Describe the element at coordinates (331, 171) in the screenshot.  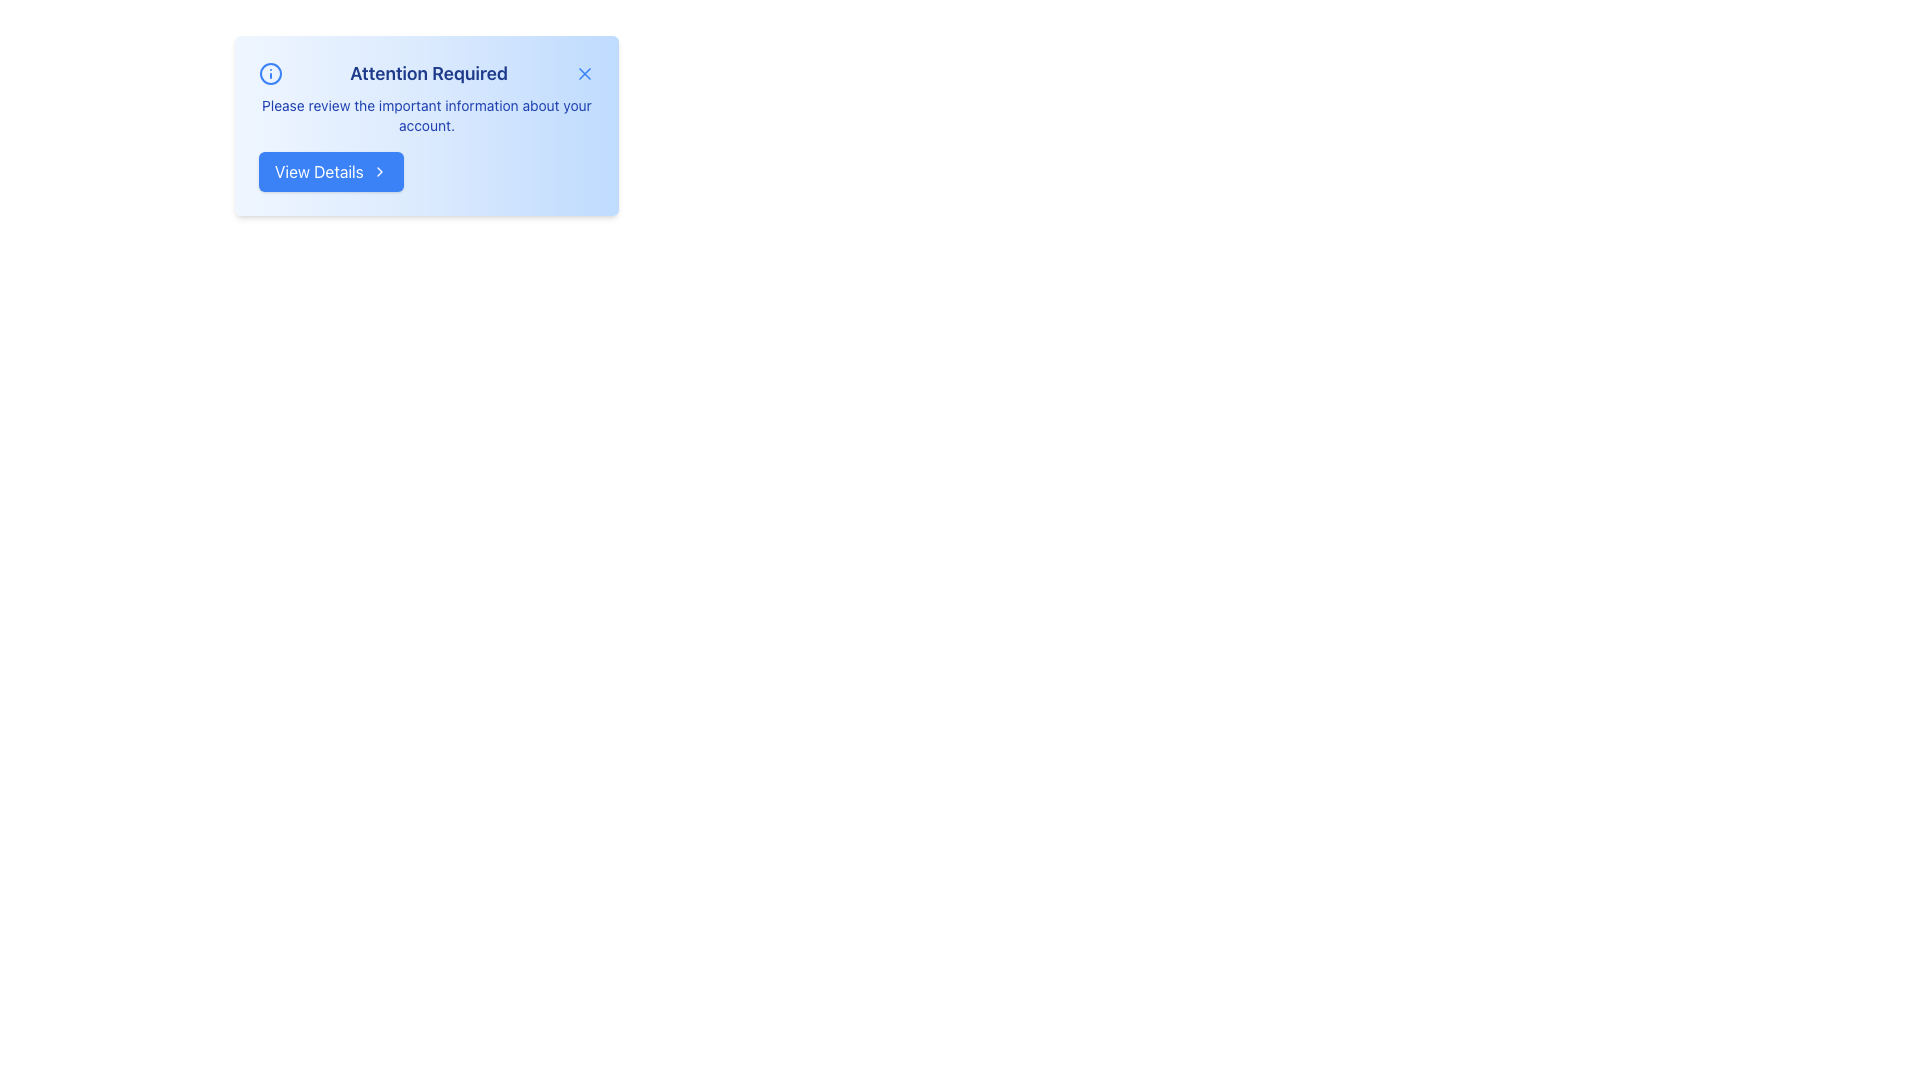
I see `the button located at the bottom of the notification box titled 'Attention Required'` at that location.